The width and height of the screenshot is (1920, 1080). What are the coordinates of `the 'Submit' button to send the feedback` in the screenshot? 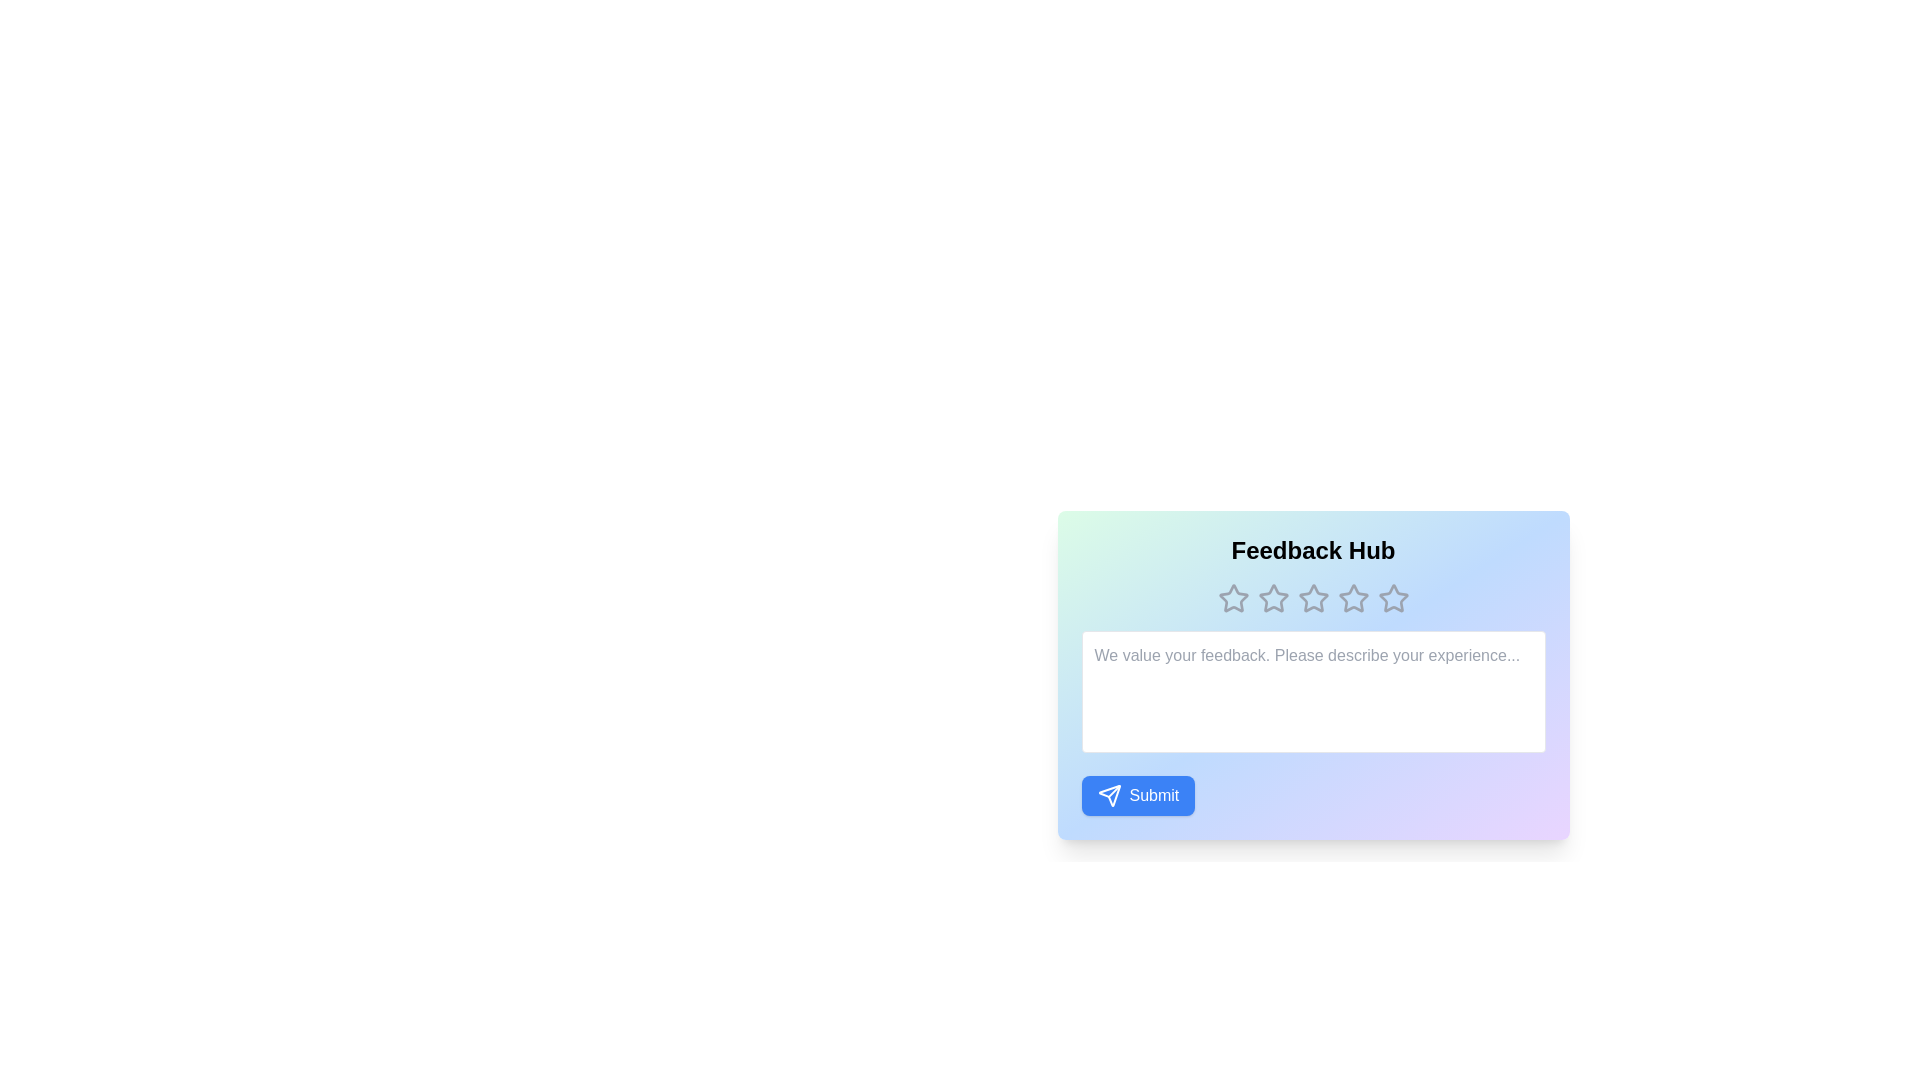 It's located at (1138, 794).